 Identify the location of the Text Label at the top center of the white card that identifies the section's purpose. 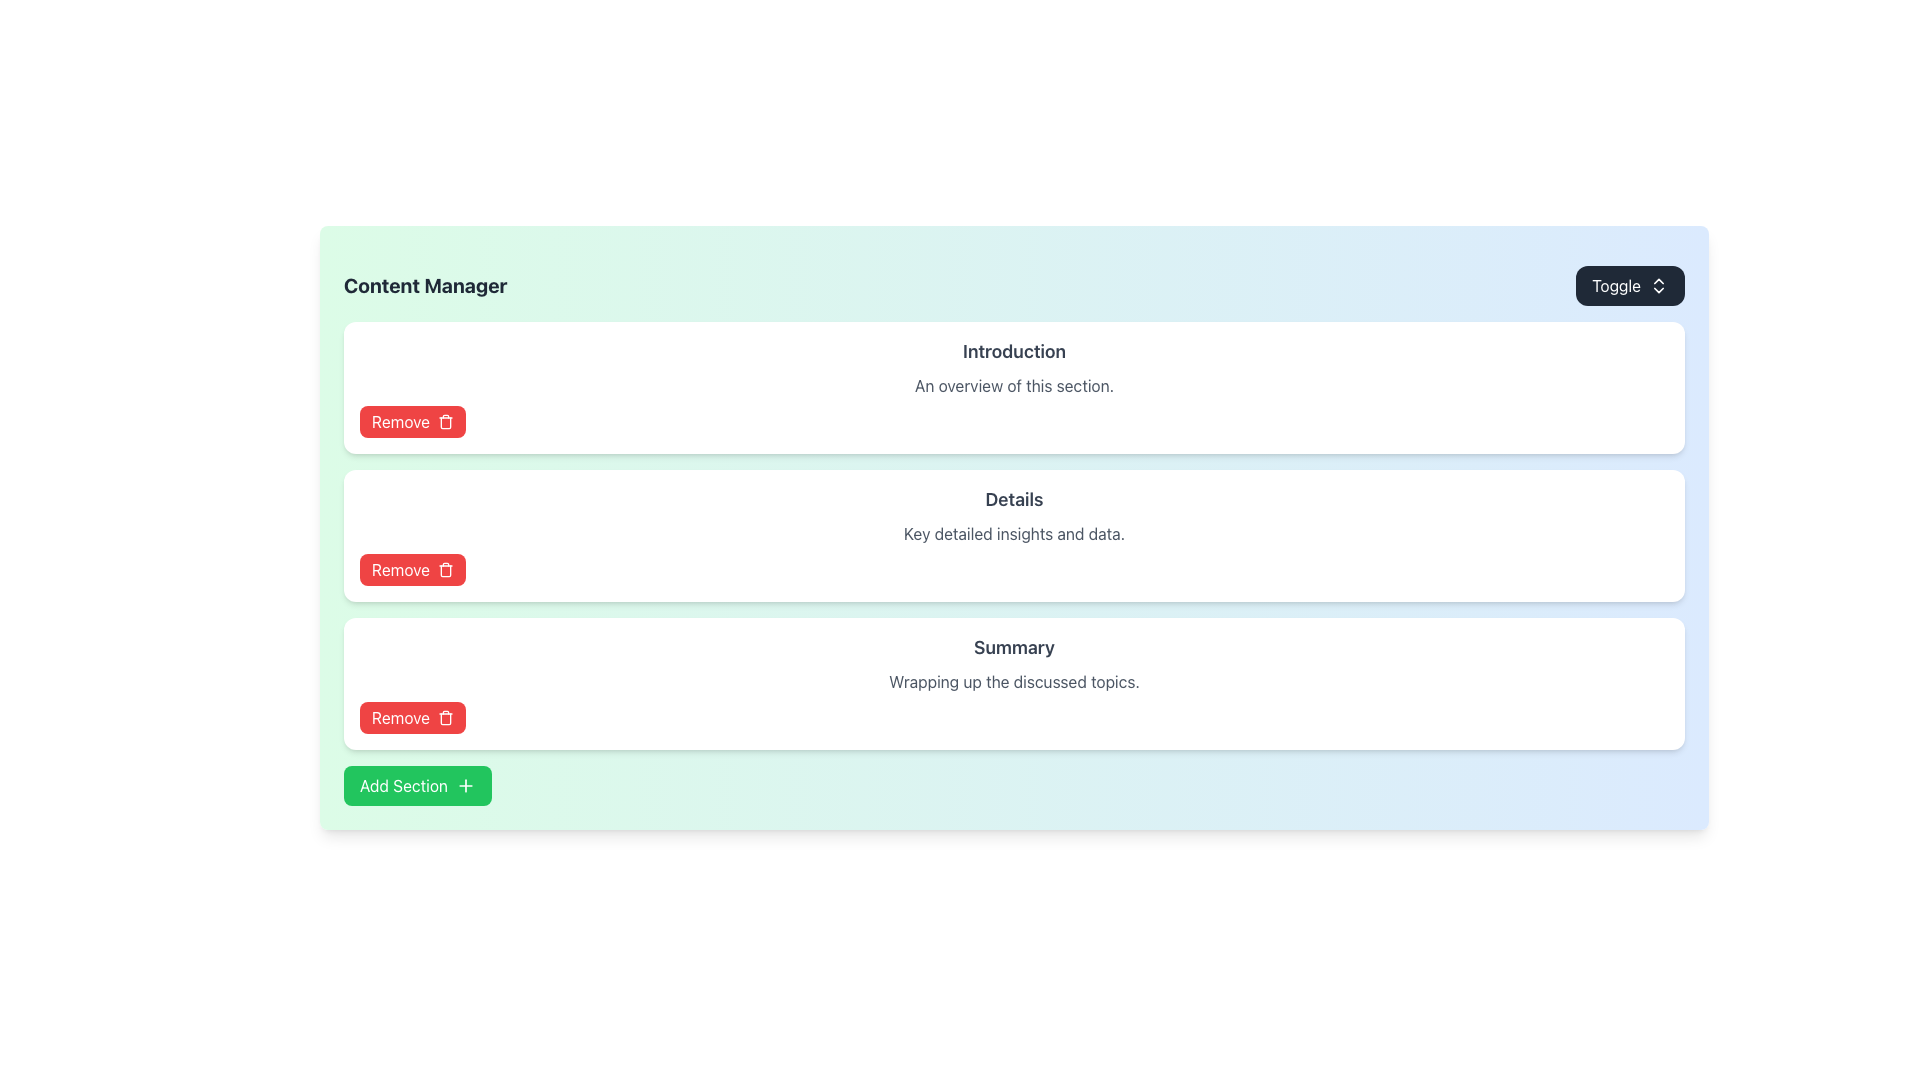
(1014, 350).